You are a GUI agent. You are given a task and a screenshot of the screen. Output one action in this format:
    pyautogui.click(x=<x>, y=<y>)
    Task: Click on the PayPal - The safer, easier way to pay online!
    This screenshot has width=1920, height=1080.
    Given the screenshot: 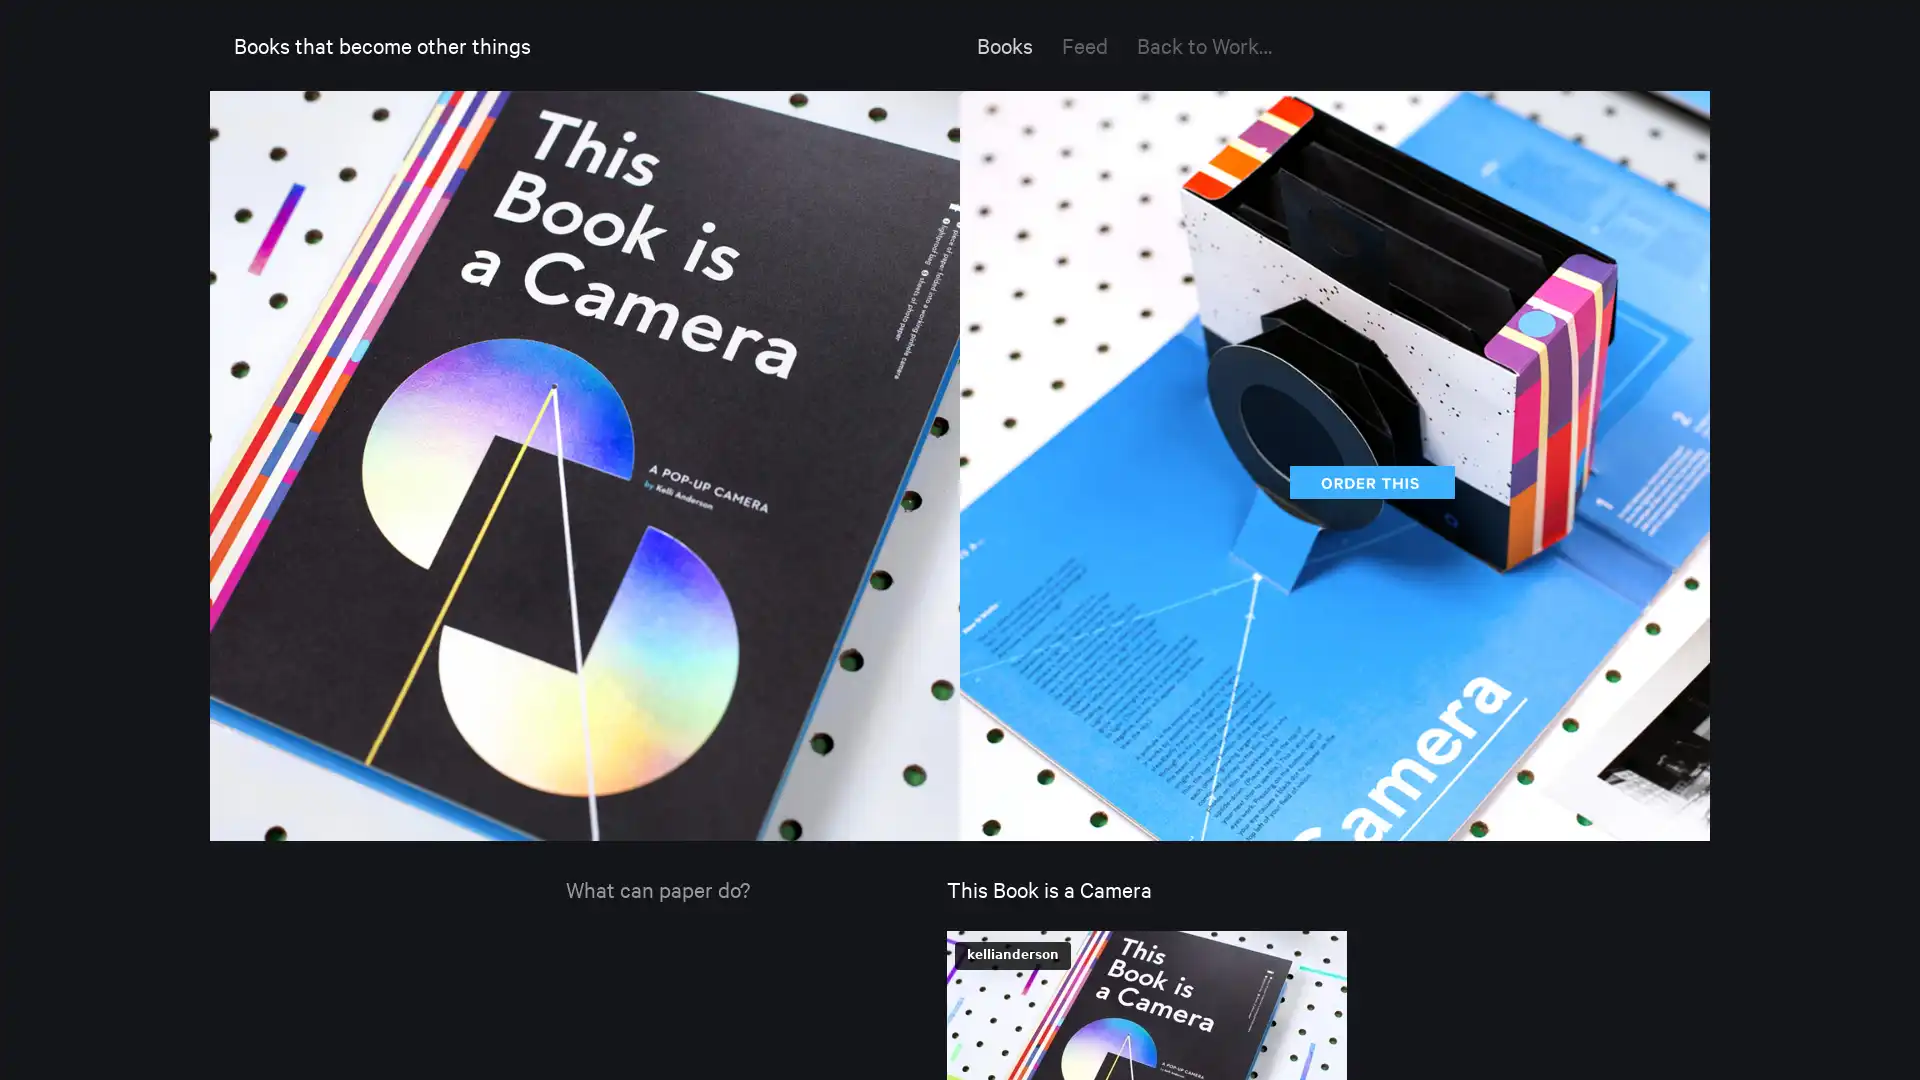 What is the action you would take?
    pyautogui.click(x=1367, y=484)
    